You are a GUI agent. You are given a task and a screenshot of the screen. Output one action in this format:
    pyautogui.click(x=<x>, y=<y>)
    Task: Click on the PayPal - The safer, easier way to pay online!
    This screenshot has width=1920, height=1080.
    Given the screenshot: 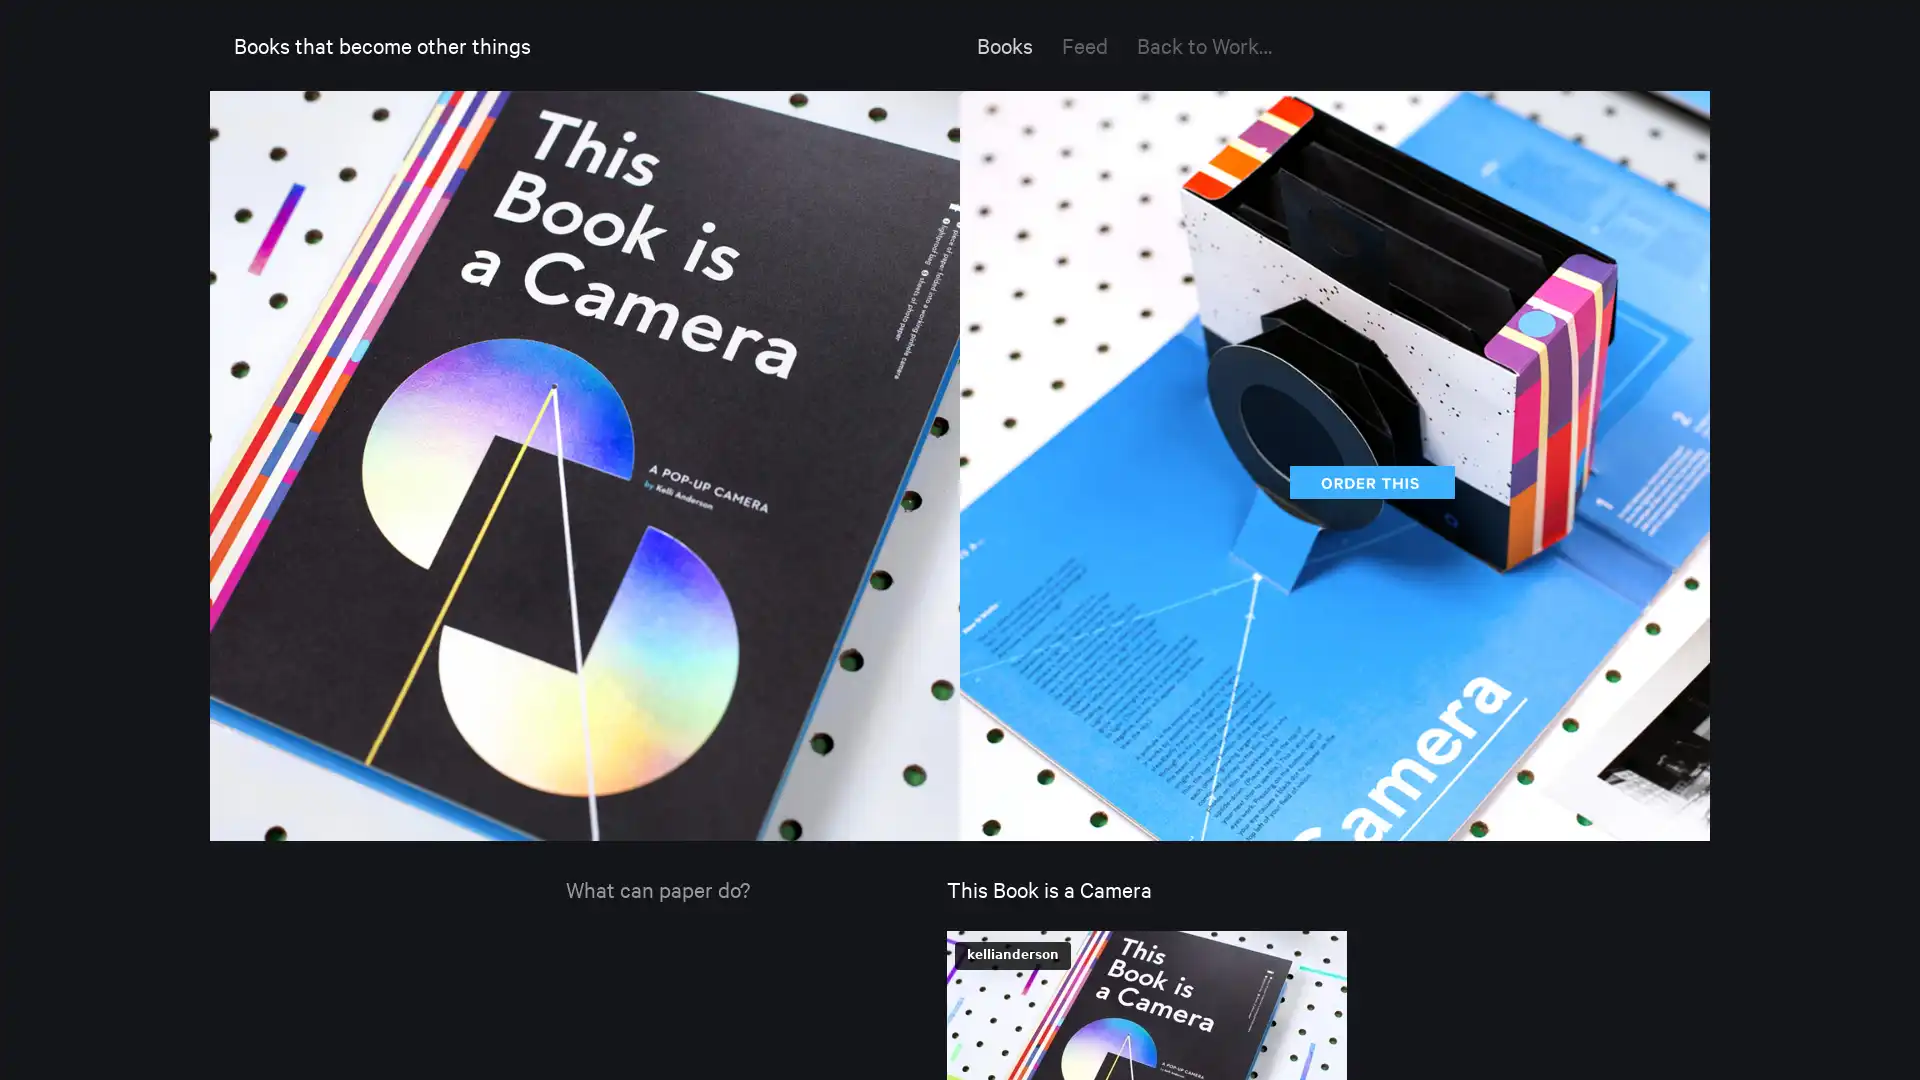 What is the action you would take?
    pyautogui.click(x=1367, y=484)
    